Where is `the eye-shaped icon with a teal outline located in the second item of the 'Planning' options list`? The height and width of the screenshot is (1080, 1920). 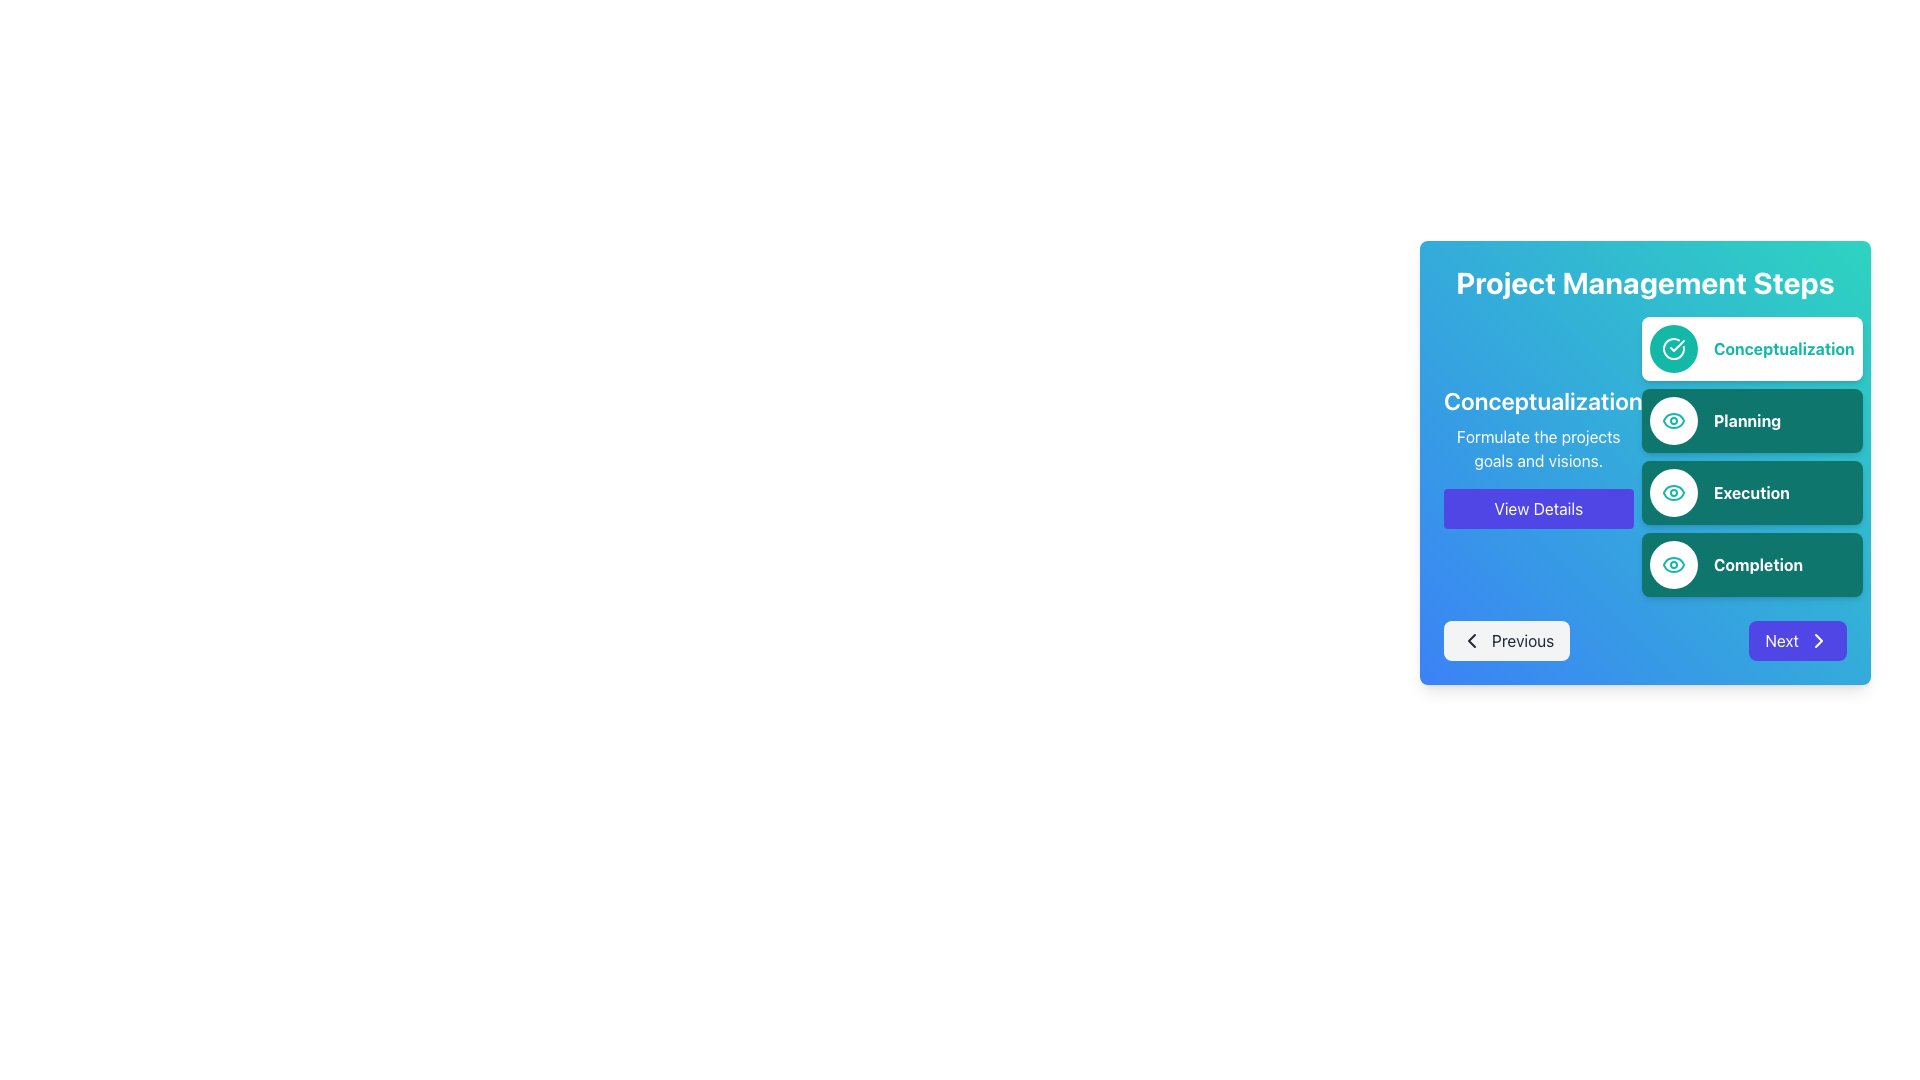
the eye-shaped icon with a teal outline located in the second item of the 'Planning' options list is located at coordinates (1673, 419).